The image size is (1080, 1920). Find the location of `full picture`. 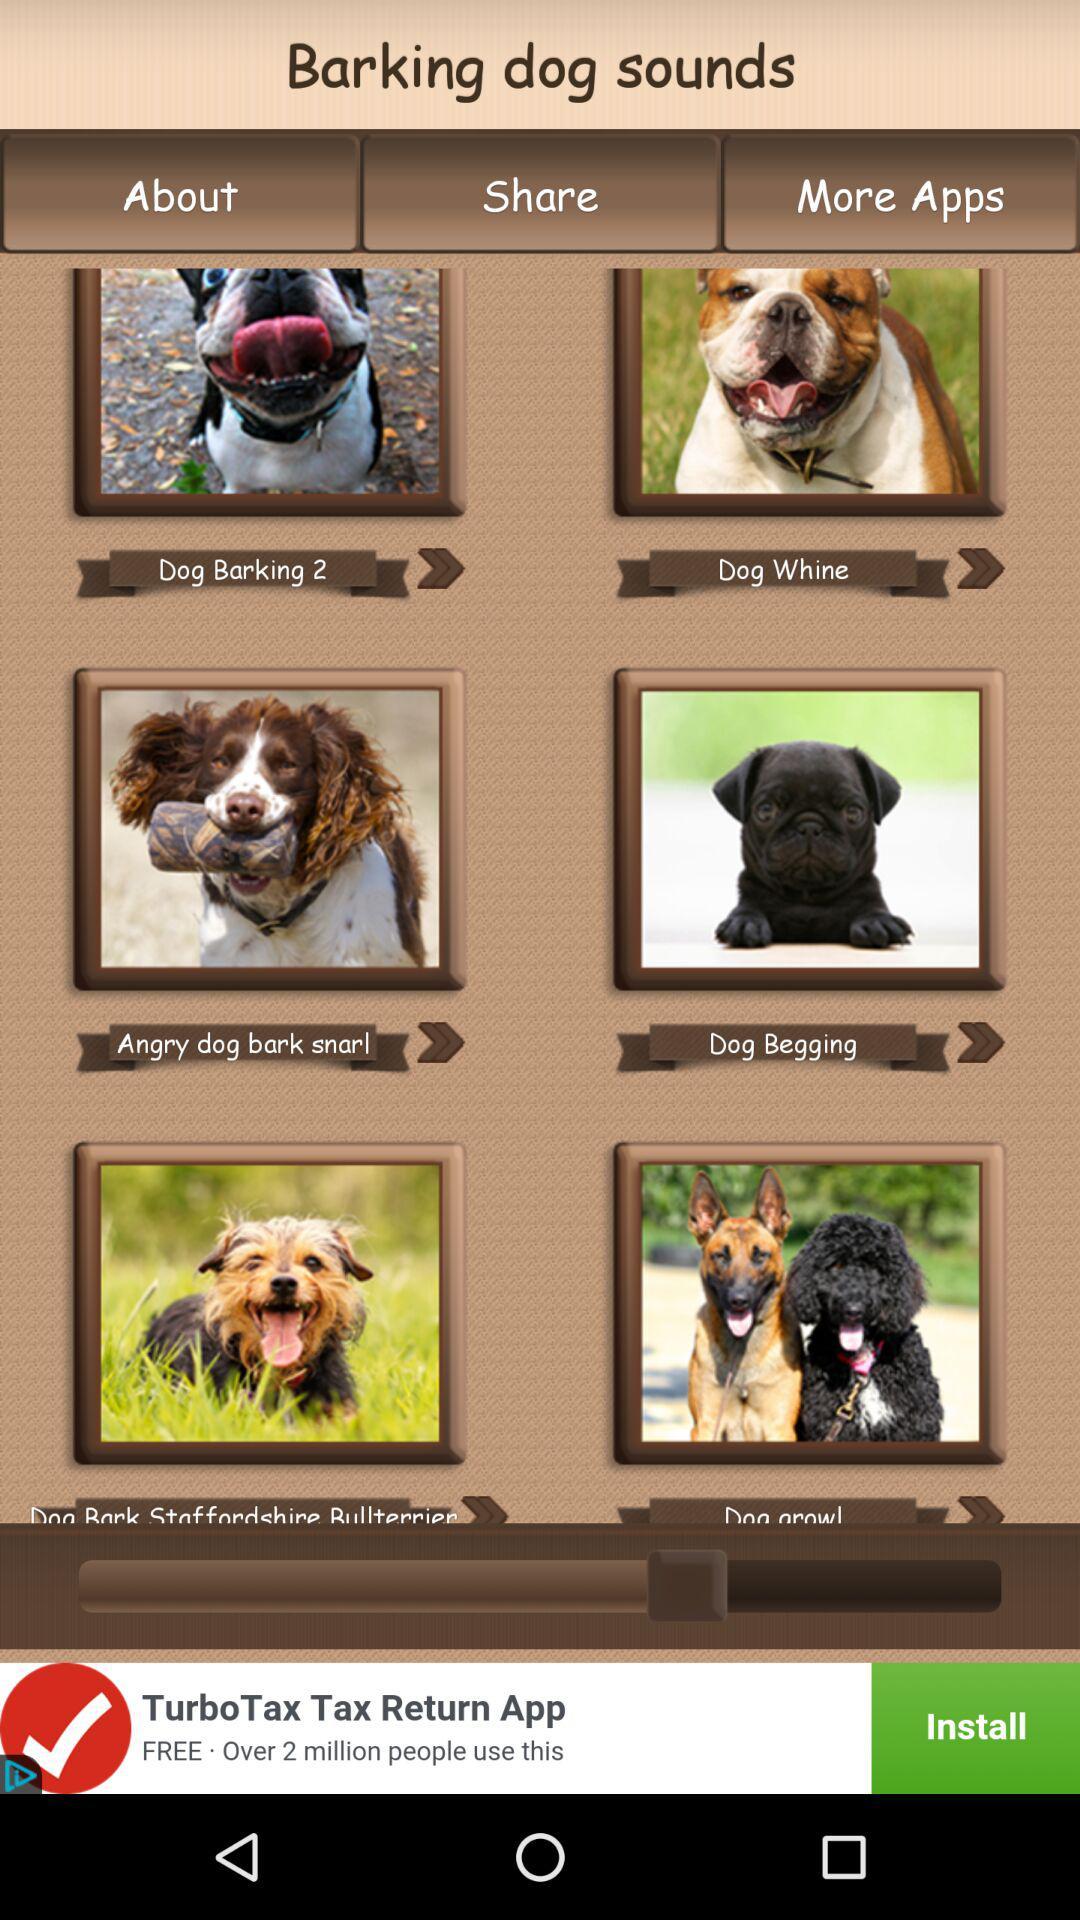

full picture is located at coordinates (270, 394).